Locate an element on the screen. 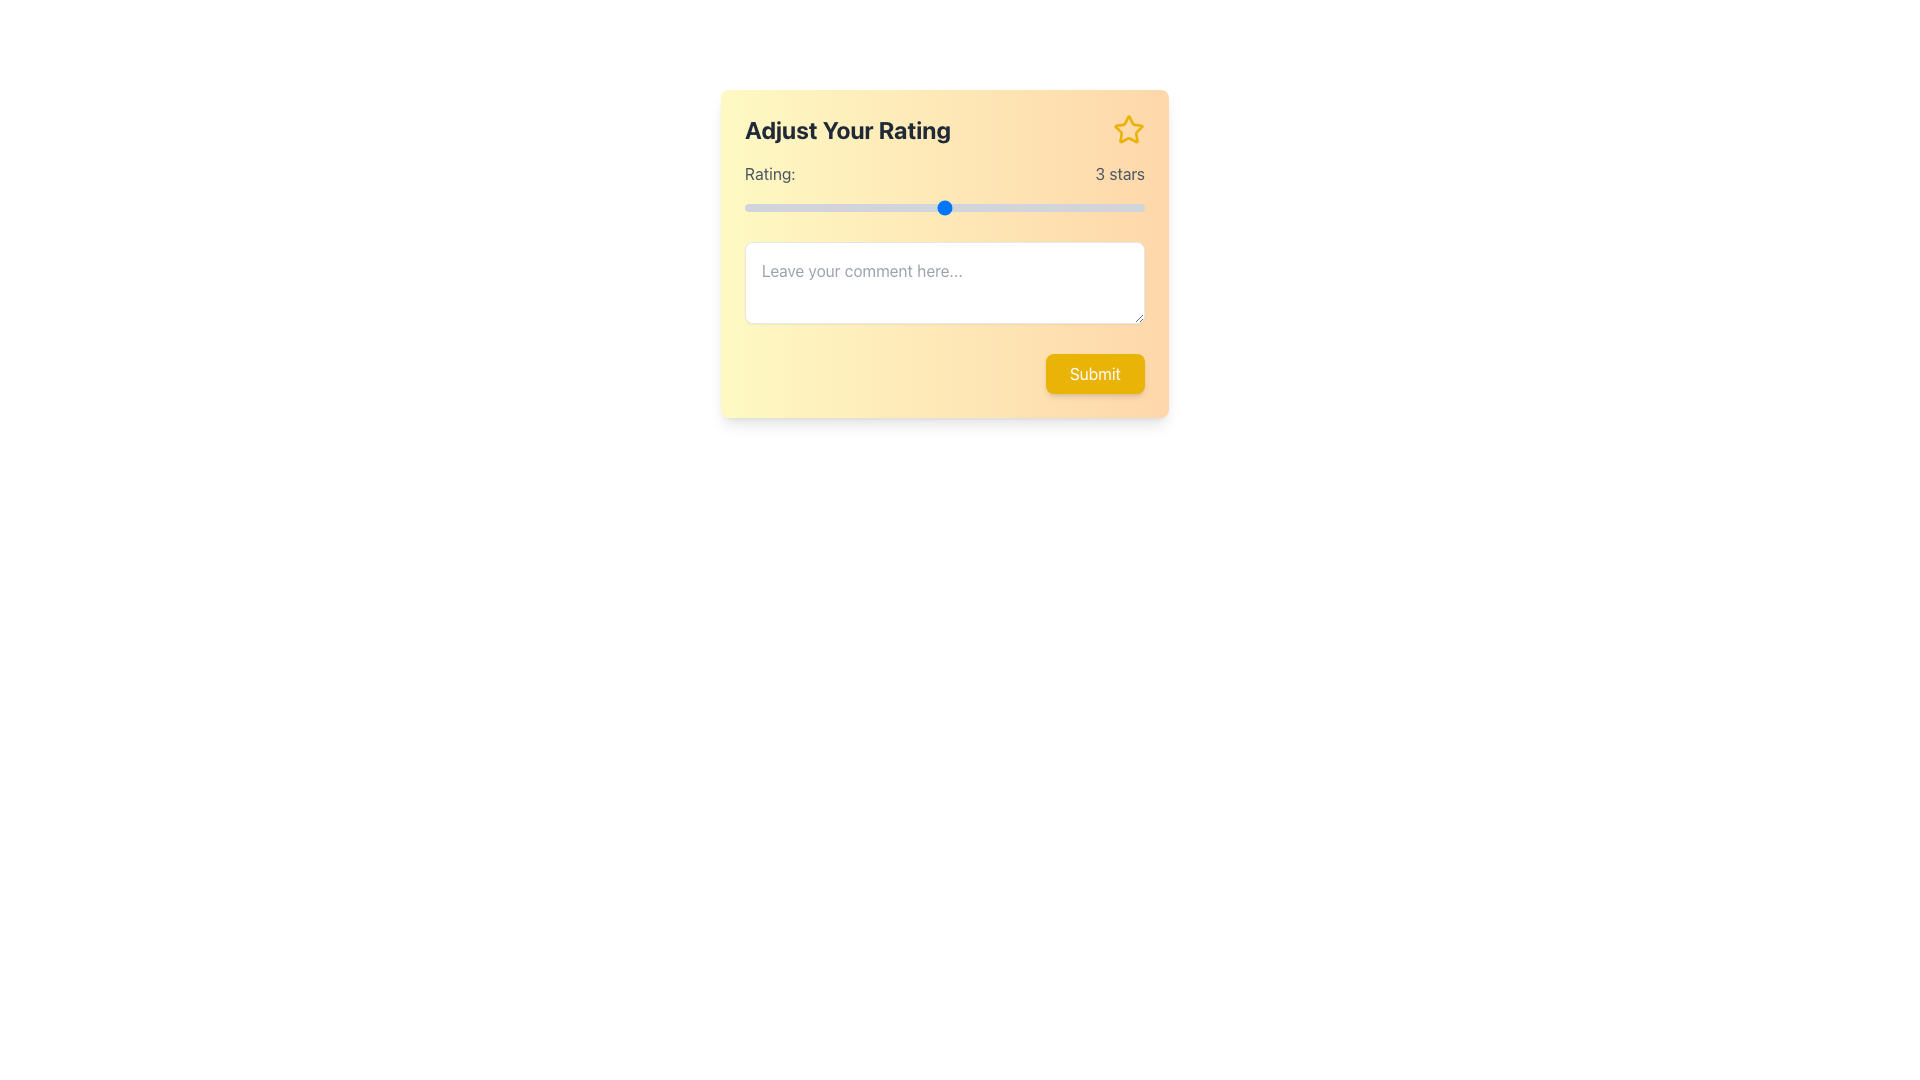 The height and width of the screenshot is (1080, 1920). the star-shaped icon filled with a yellow gradient color, which is located in the upper-right corner of the dialog box titled 'Adjust Your Rating' is located at coordinates (1128, 129).